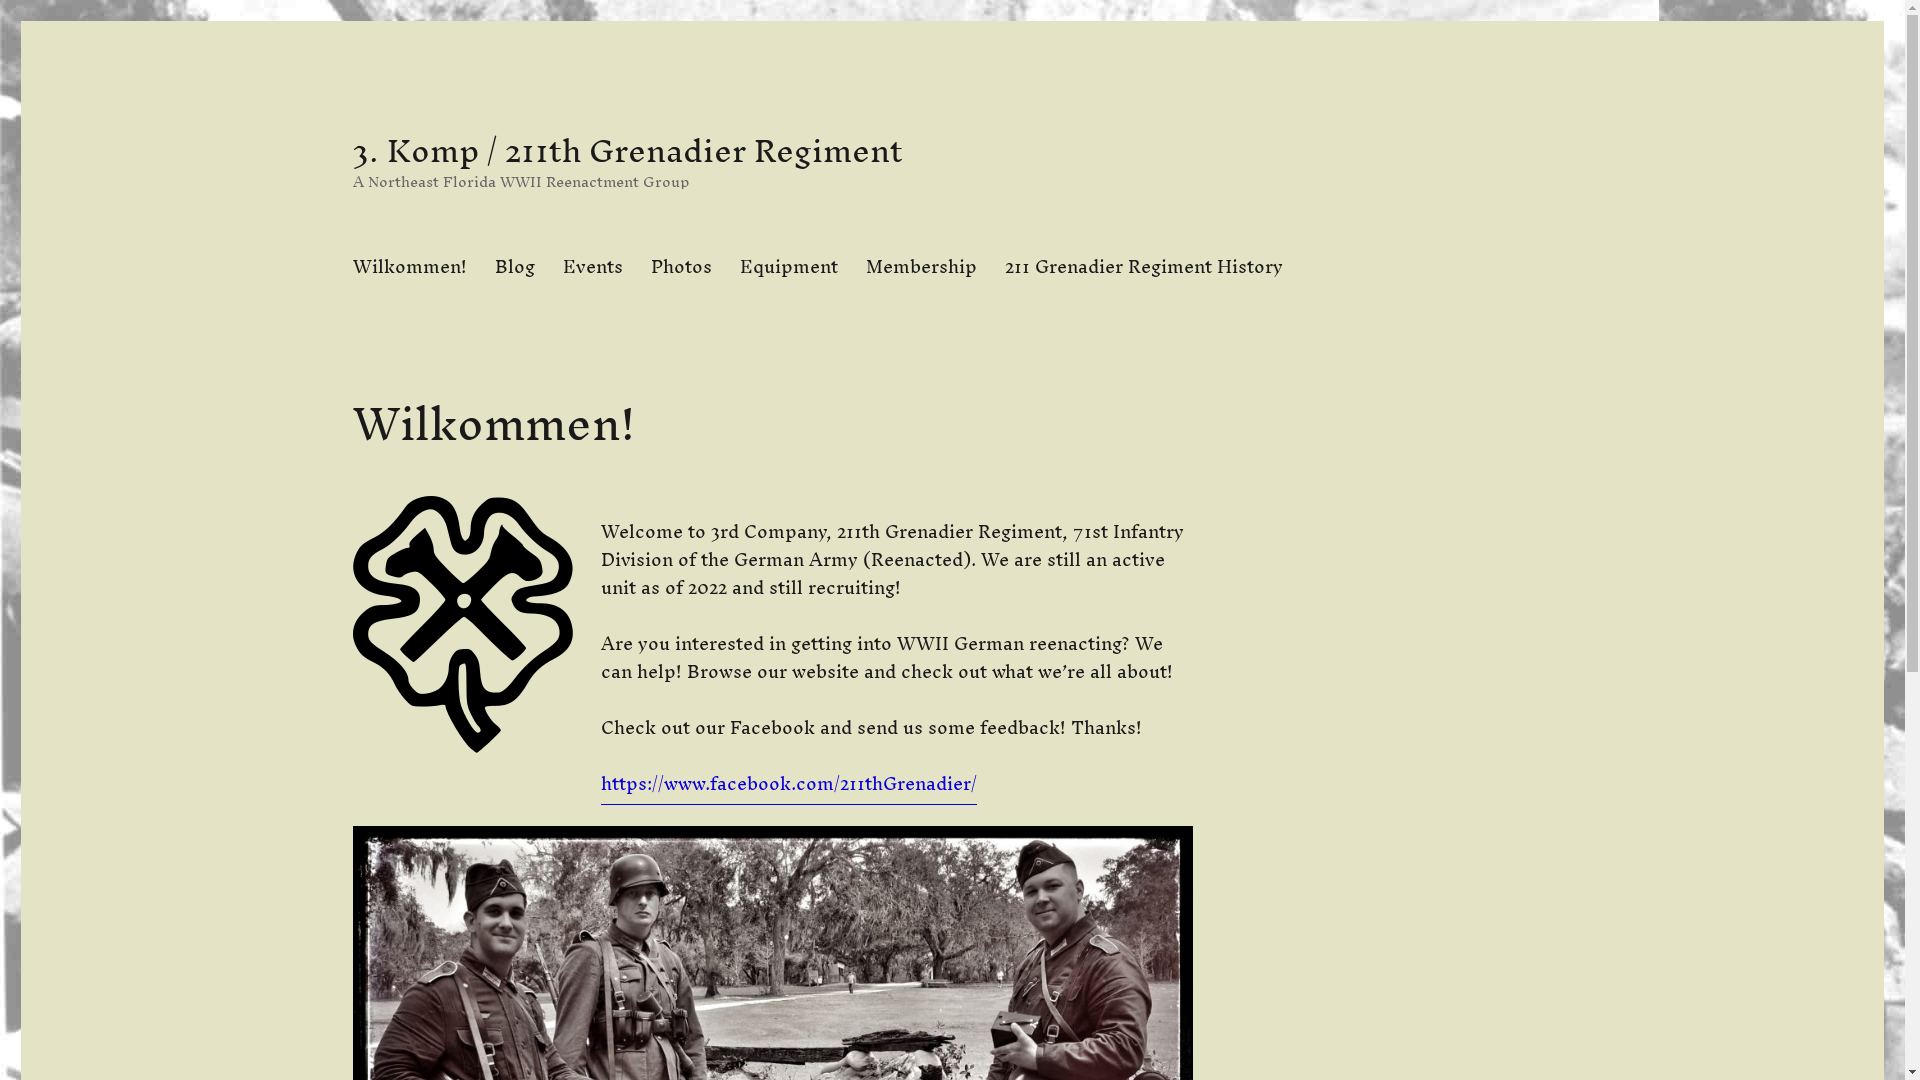 Image resolution: width=1920 pixels, height=1080 pixels. I want to click on 'Wilkommen!', so click(407, 265).